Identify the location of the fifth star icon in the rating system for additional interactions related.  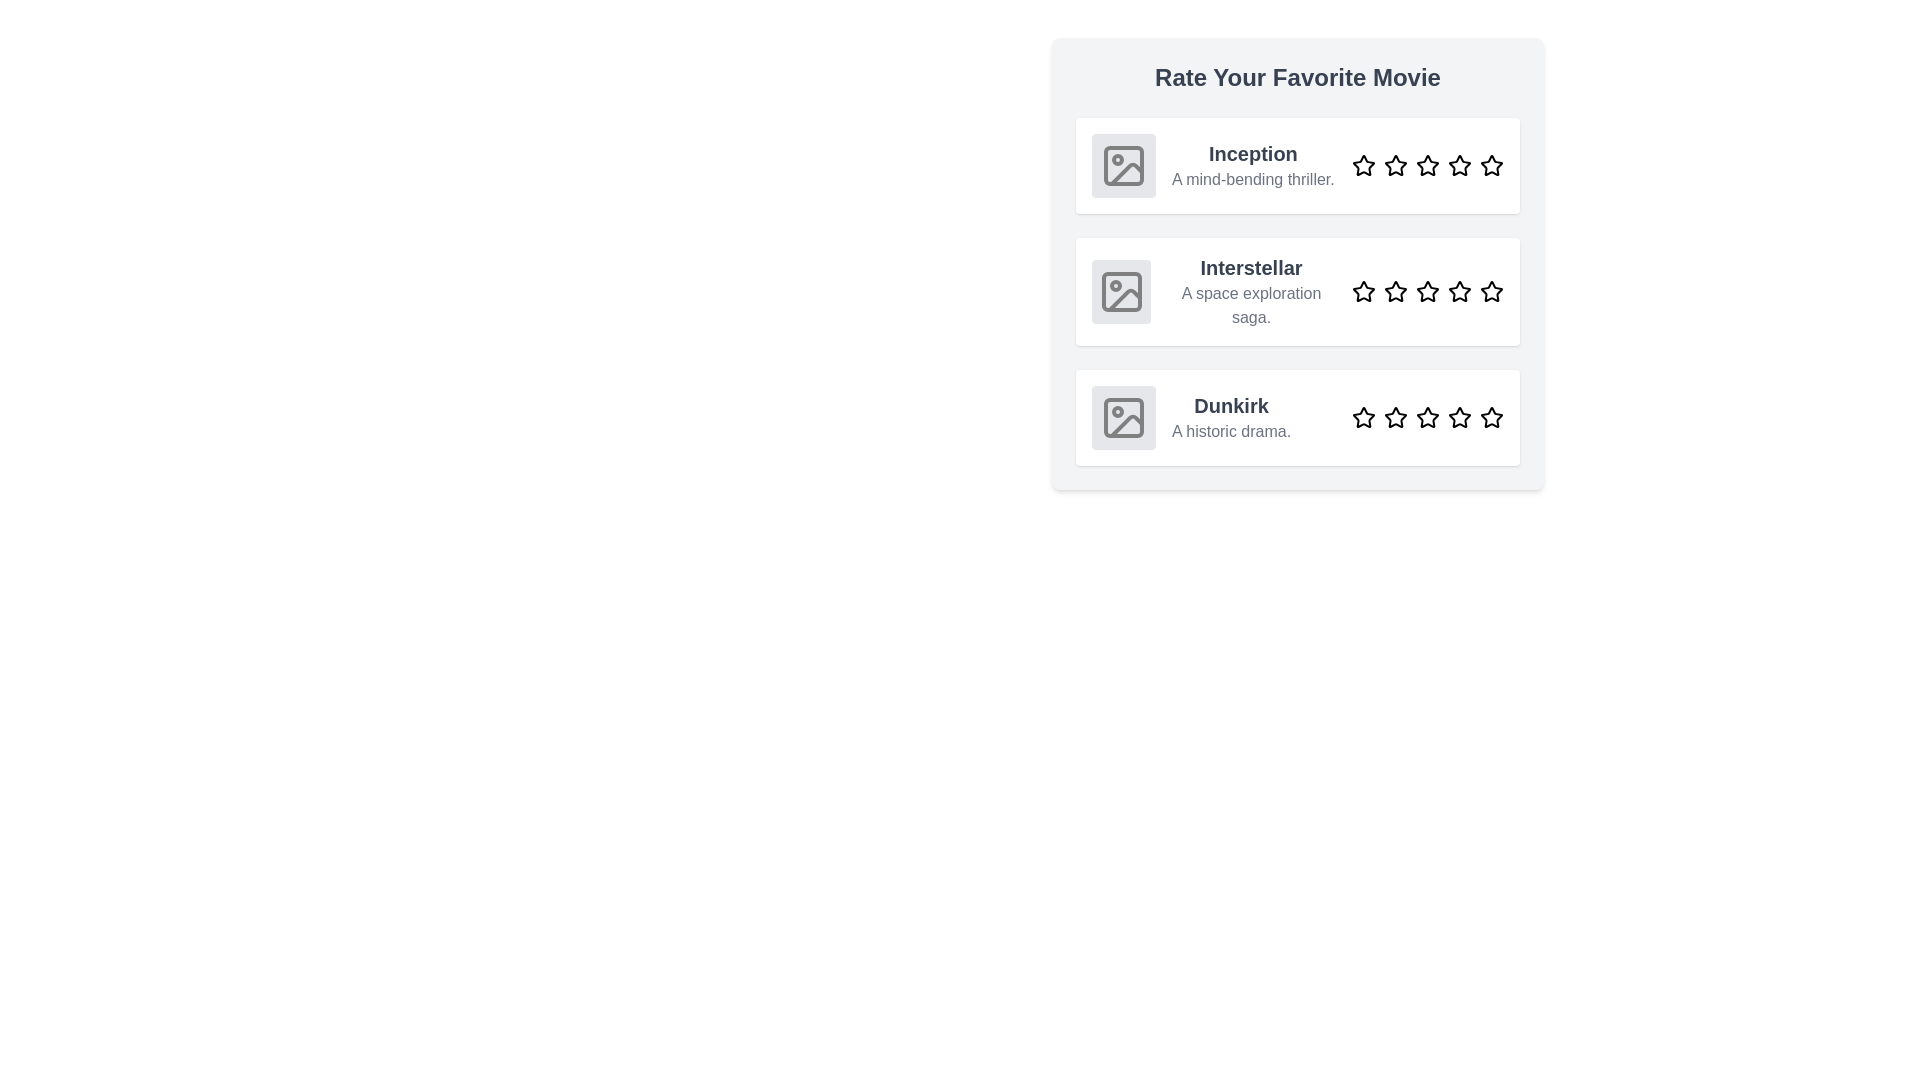
(1492, 164).